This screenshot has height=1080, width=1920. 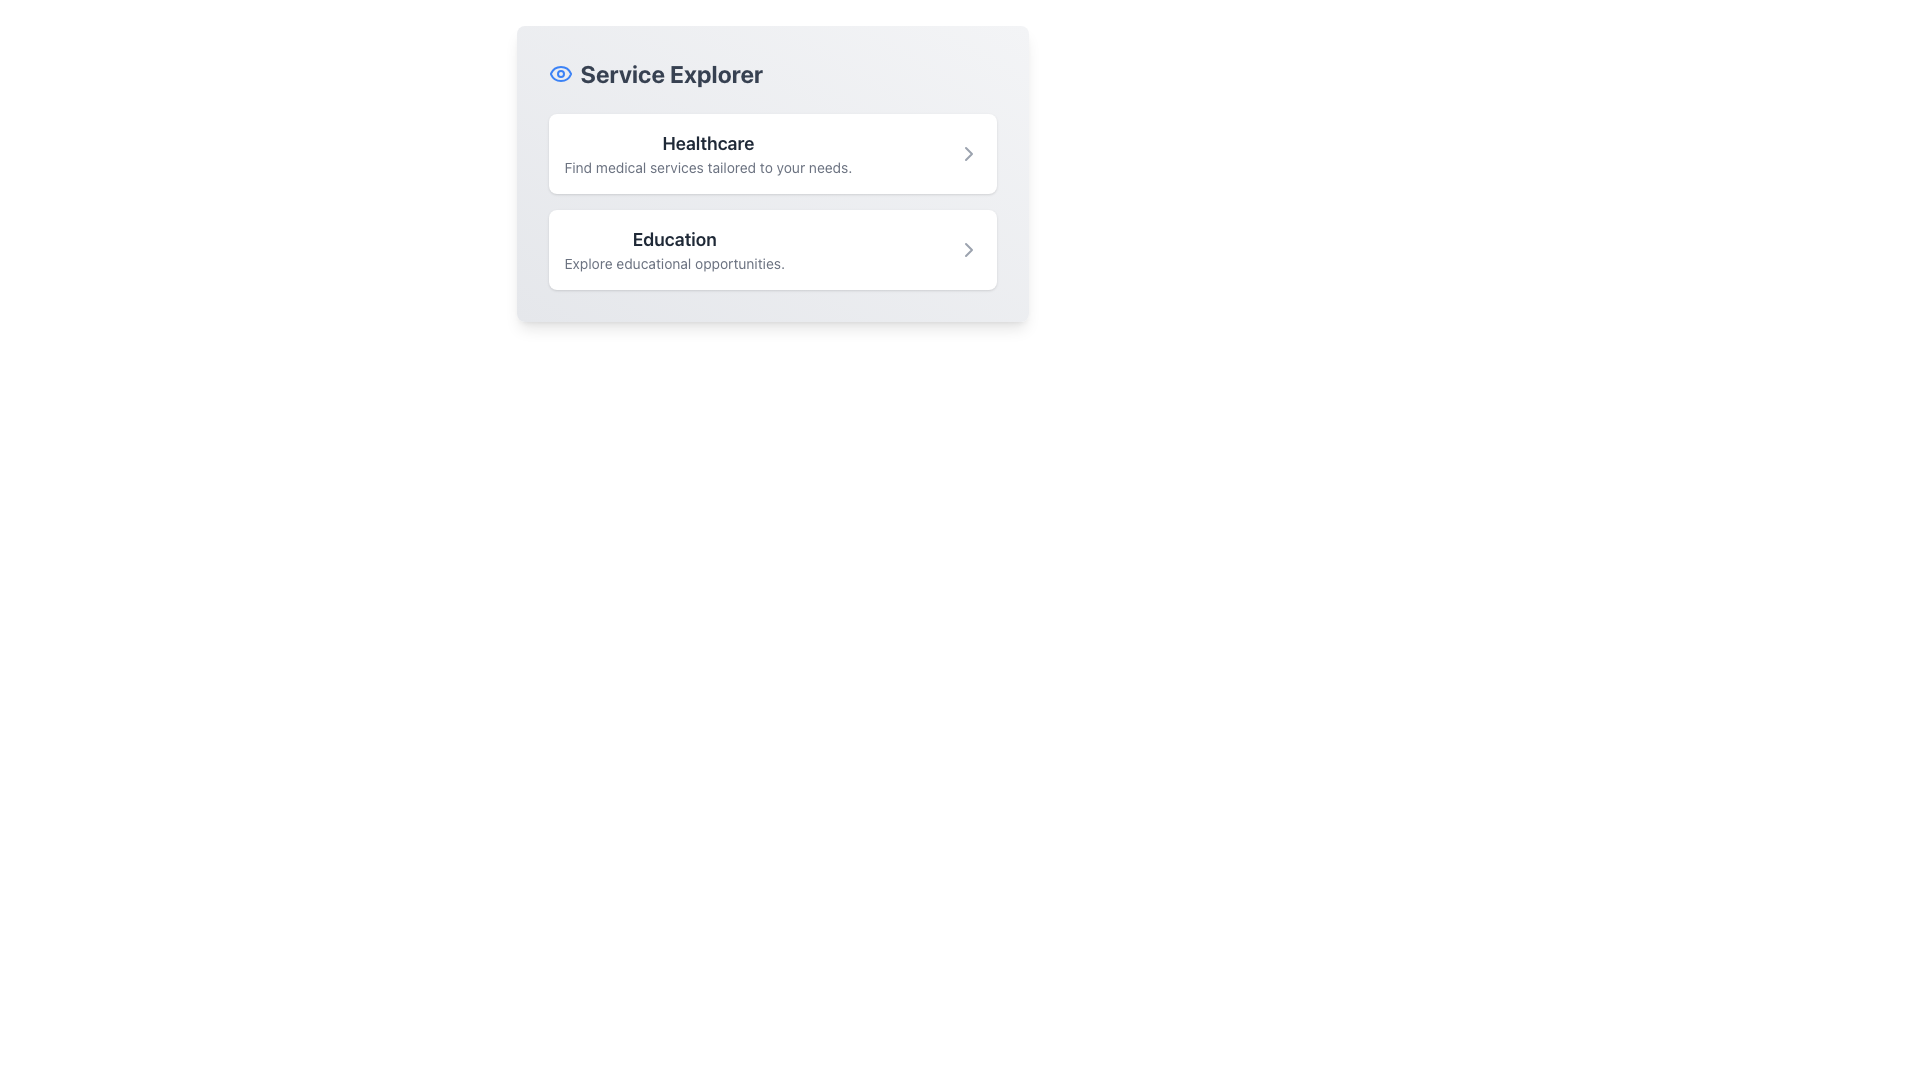 I want to click on the descriptive subtitle text element located below the 'Education' header in the education section, which provides additional context for this category, so click(x=674, y=262).